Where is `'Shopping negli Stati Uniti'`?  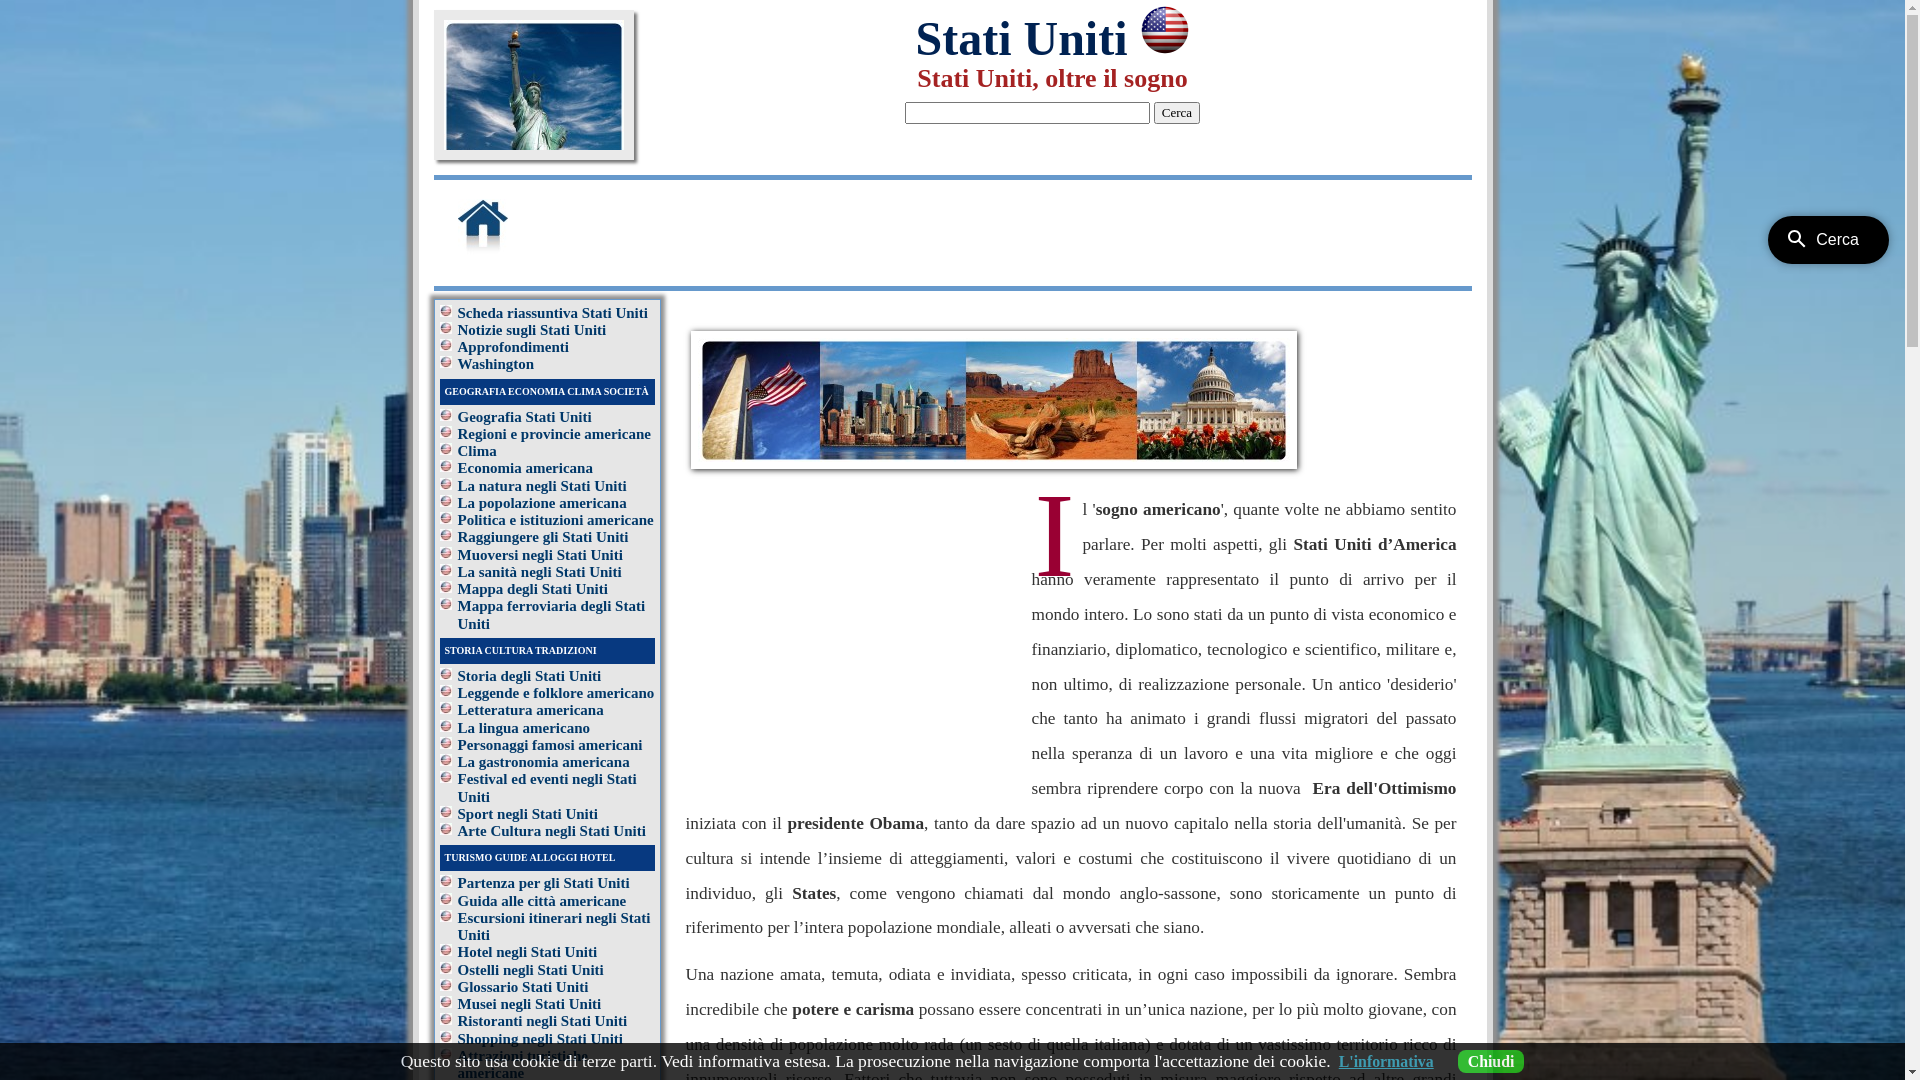
'Shopping negli Stati Uniti' is located at coordinates (540, 1036).